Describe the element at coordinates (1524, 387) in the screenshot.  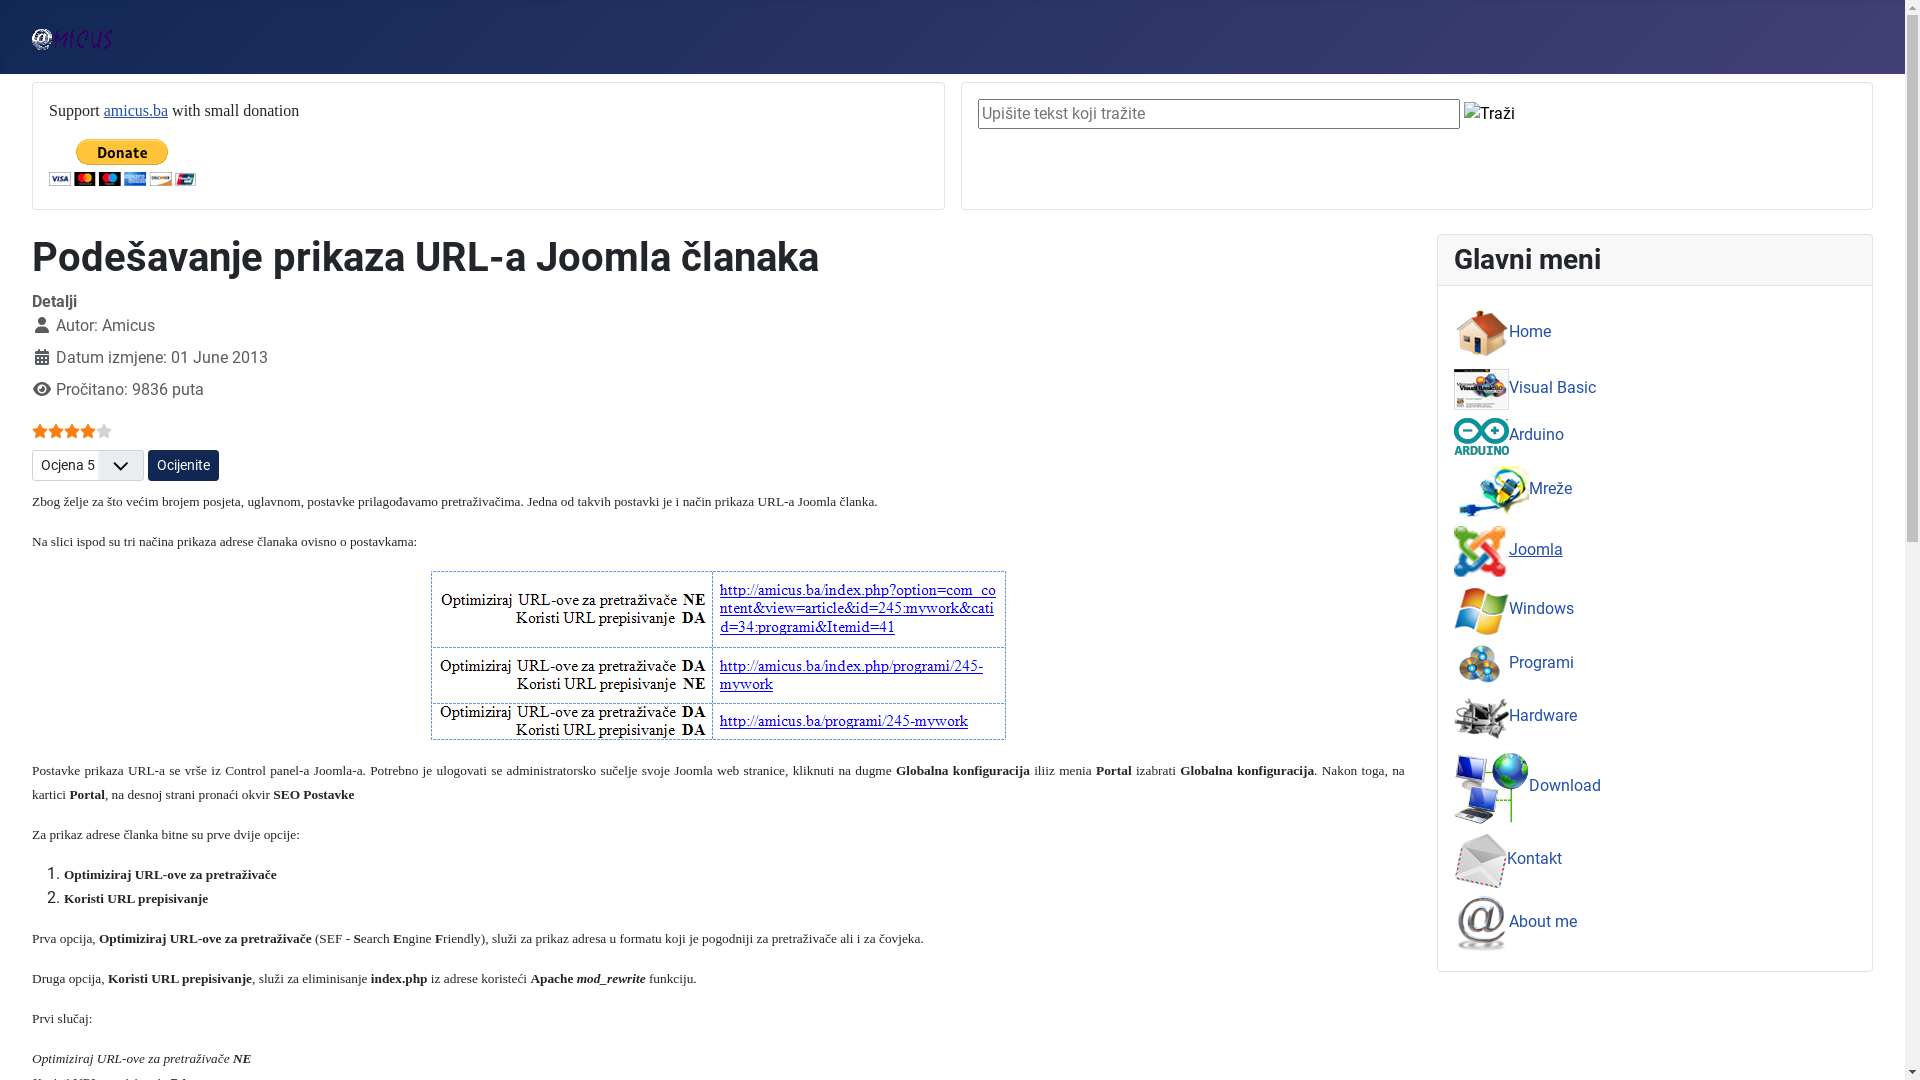
I see `'Visual Basic'` at that location.